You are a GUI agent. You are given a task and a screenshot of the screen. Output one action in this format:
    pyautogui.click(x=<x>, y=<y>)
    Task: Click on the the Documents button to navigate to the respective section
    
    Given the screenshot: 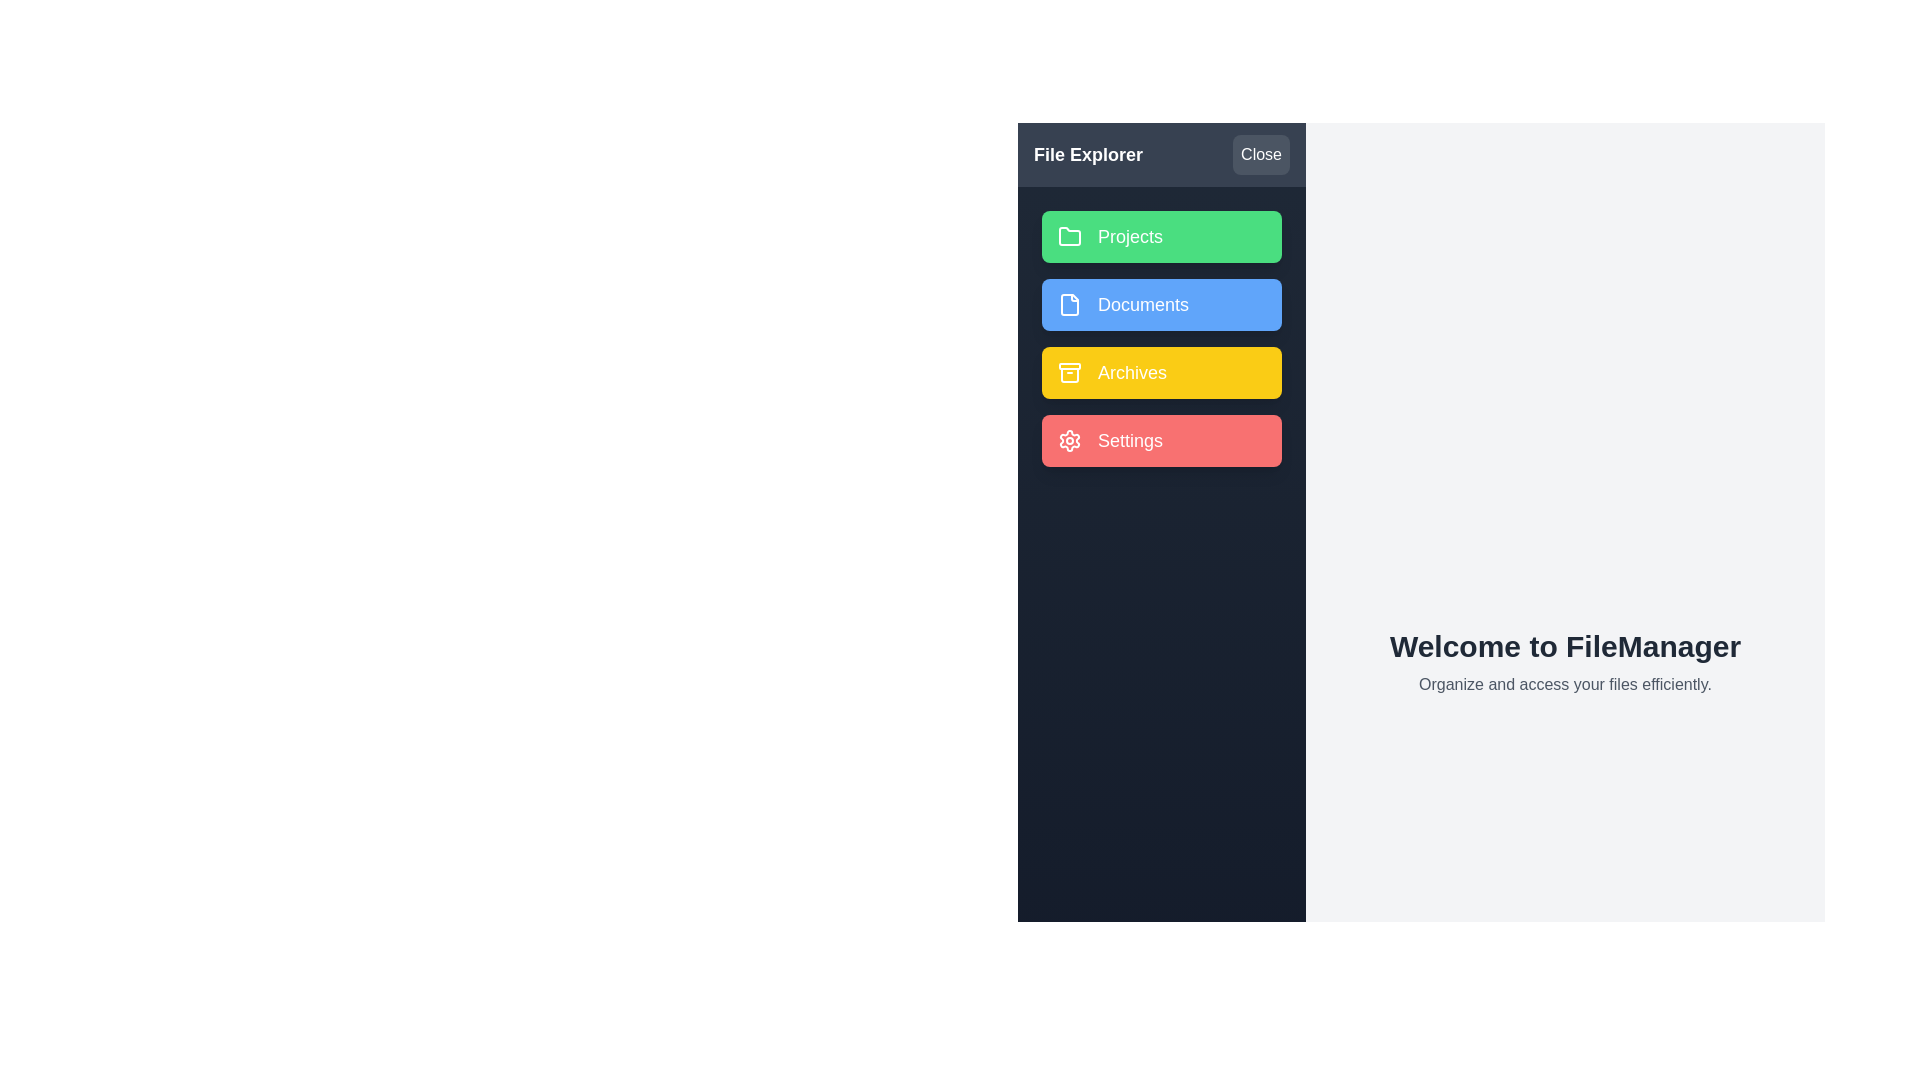 What is the action you would take?
    pyautogui.click(x=1161, y=304)
    